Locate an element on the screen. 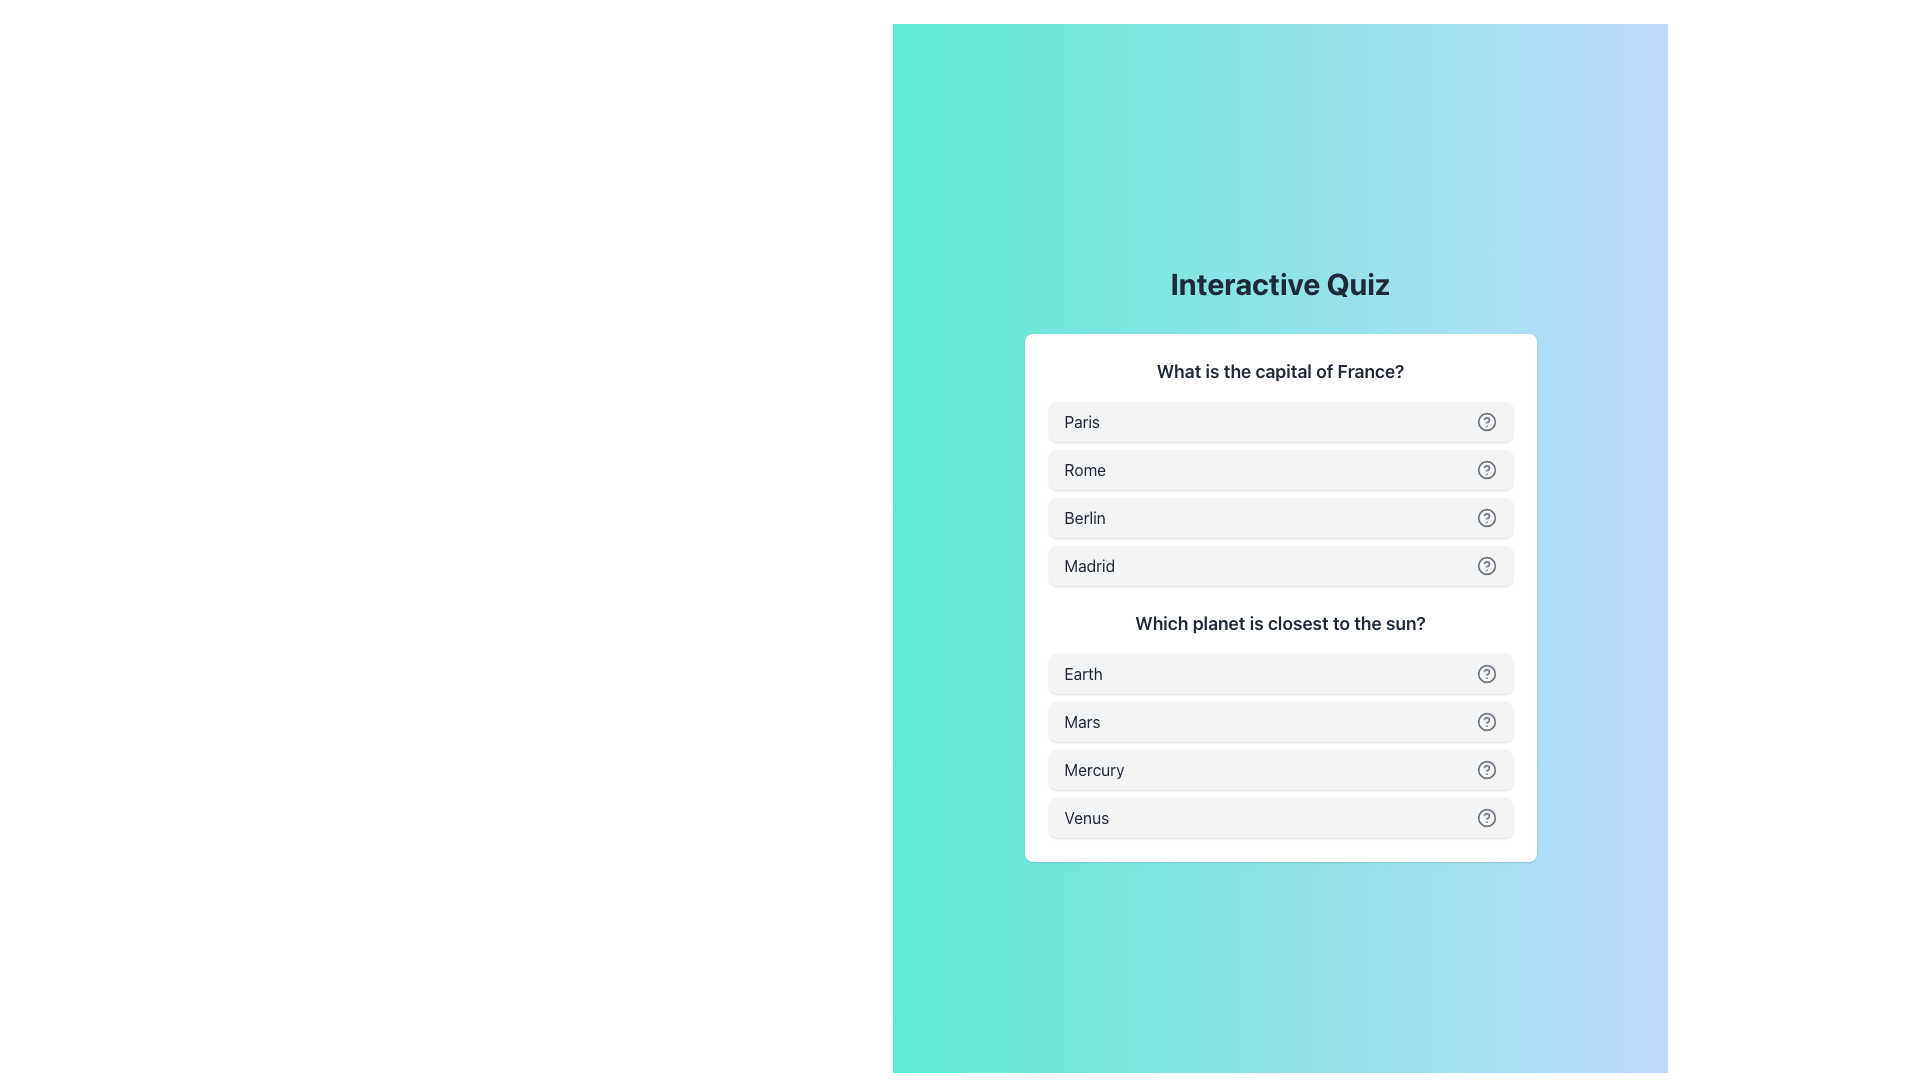 The height and width of the screenshot is (1080, 1920). the gray circular help icon with a question mark at the far-right end of the 'Mercury' row in the quiz interface is located at coordinates (1486, 769).